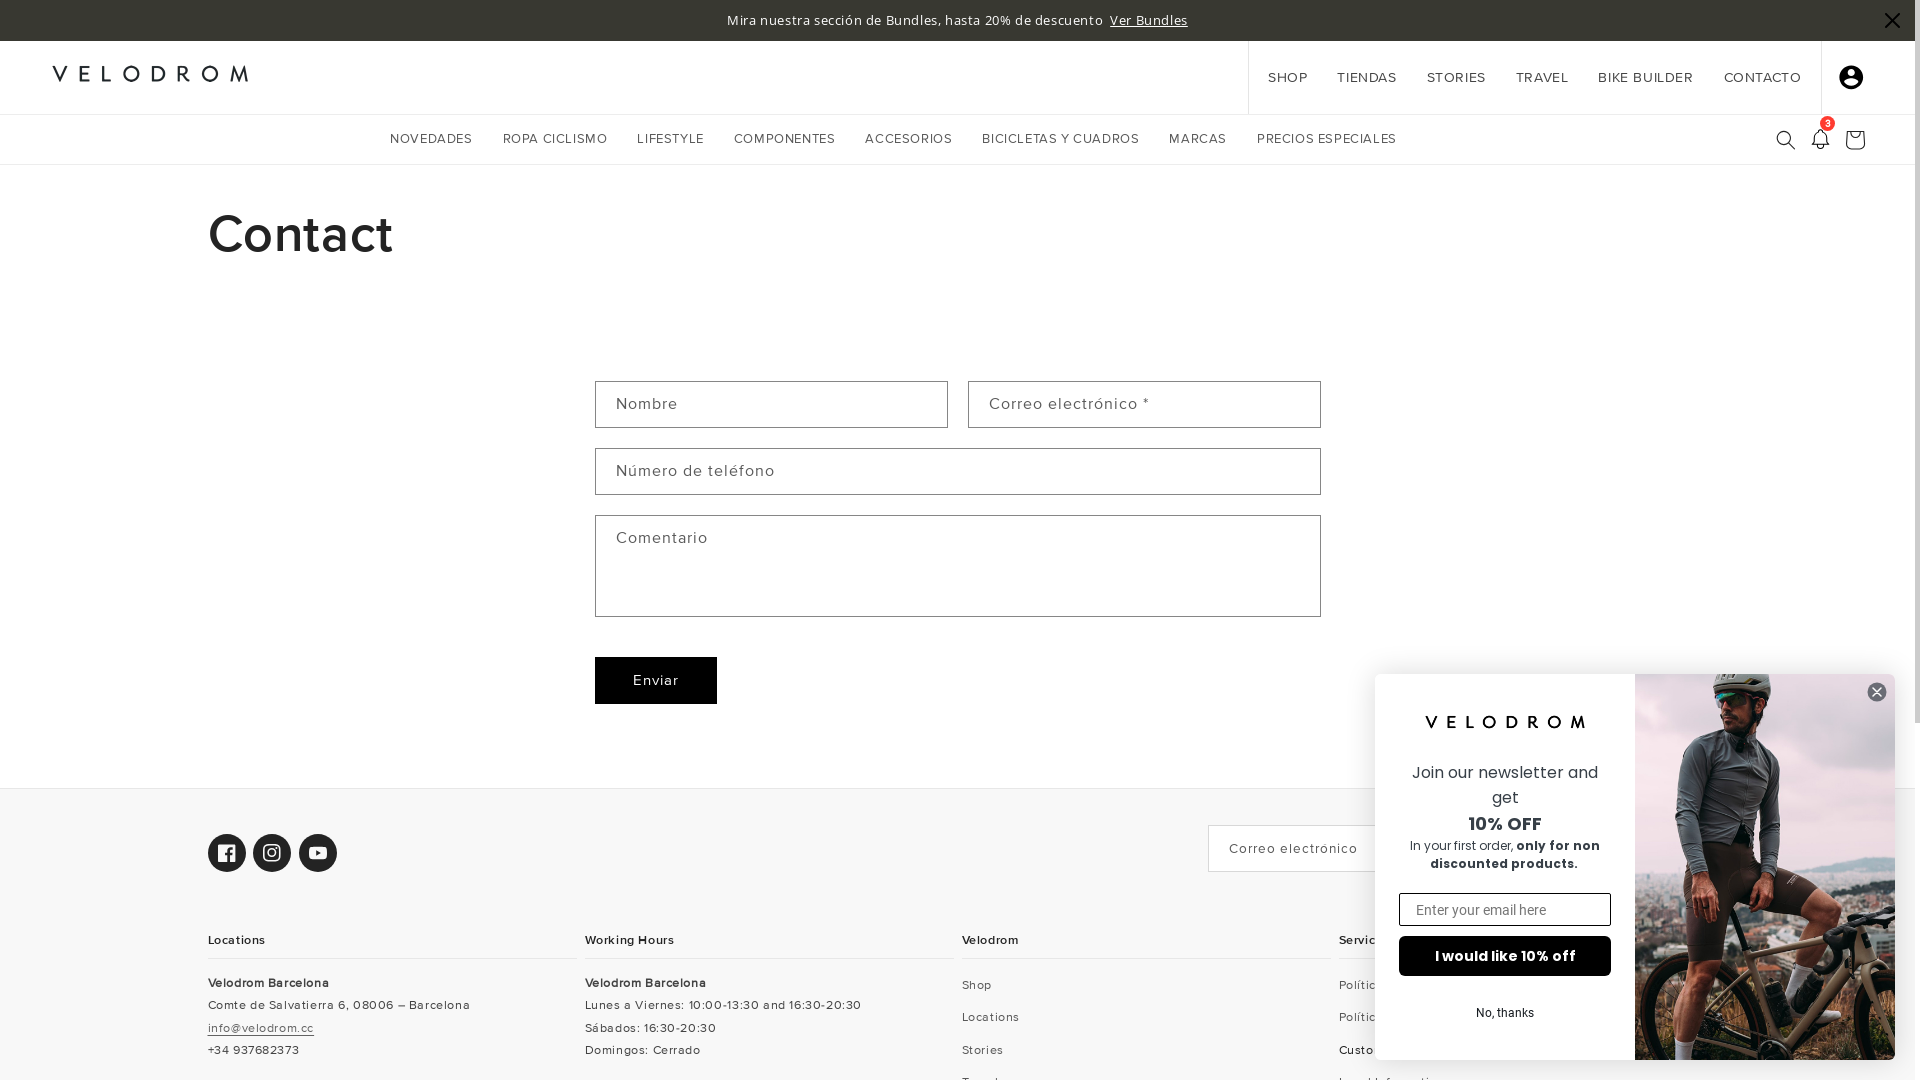 This screenshot has height=1080, width=1920. I want to click on 'Carrito', so click(1843, 138).